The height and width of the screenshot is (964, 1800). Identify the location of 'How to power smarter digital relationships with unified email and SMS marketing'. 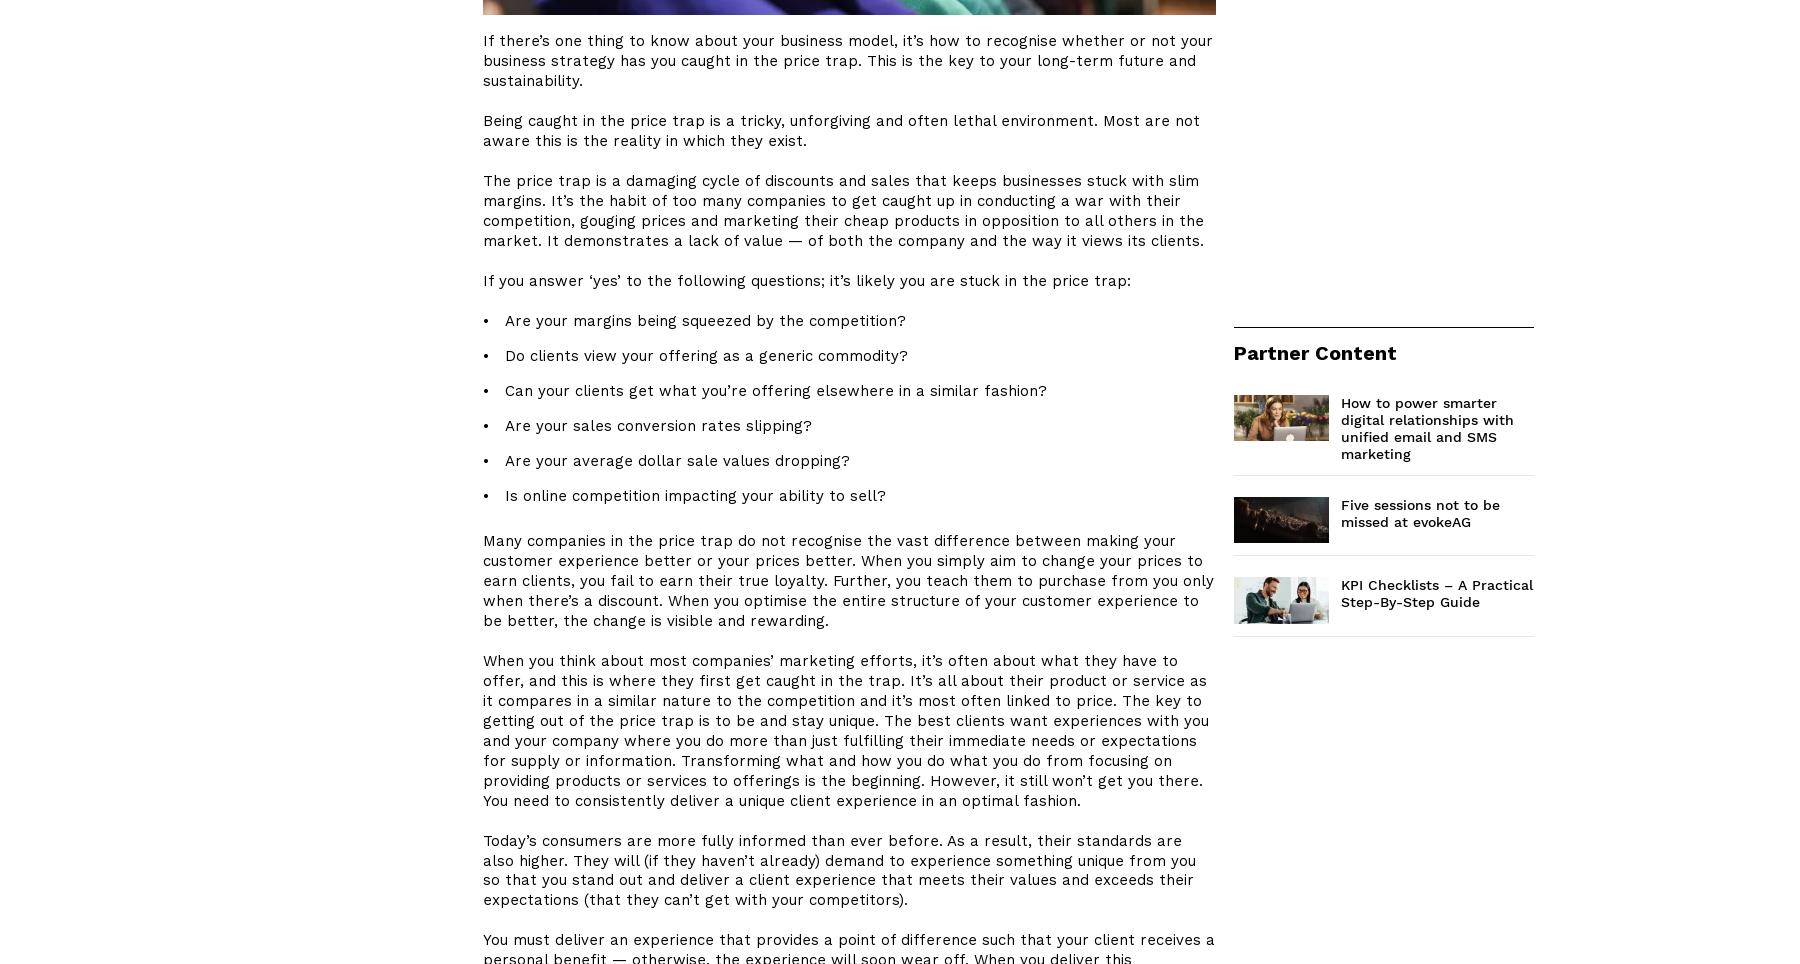
(1426, 426).